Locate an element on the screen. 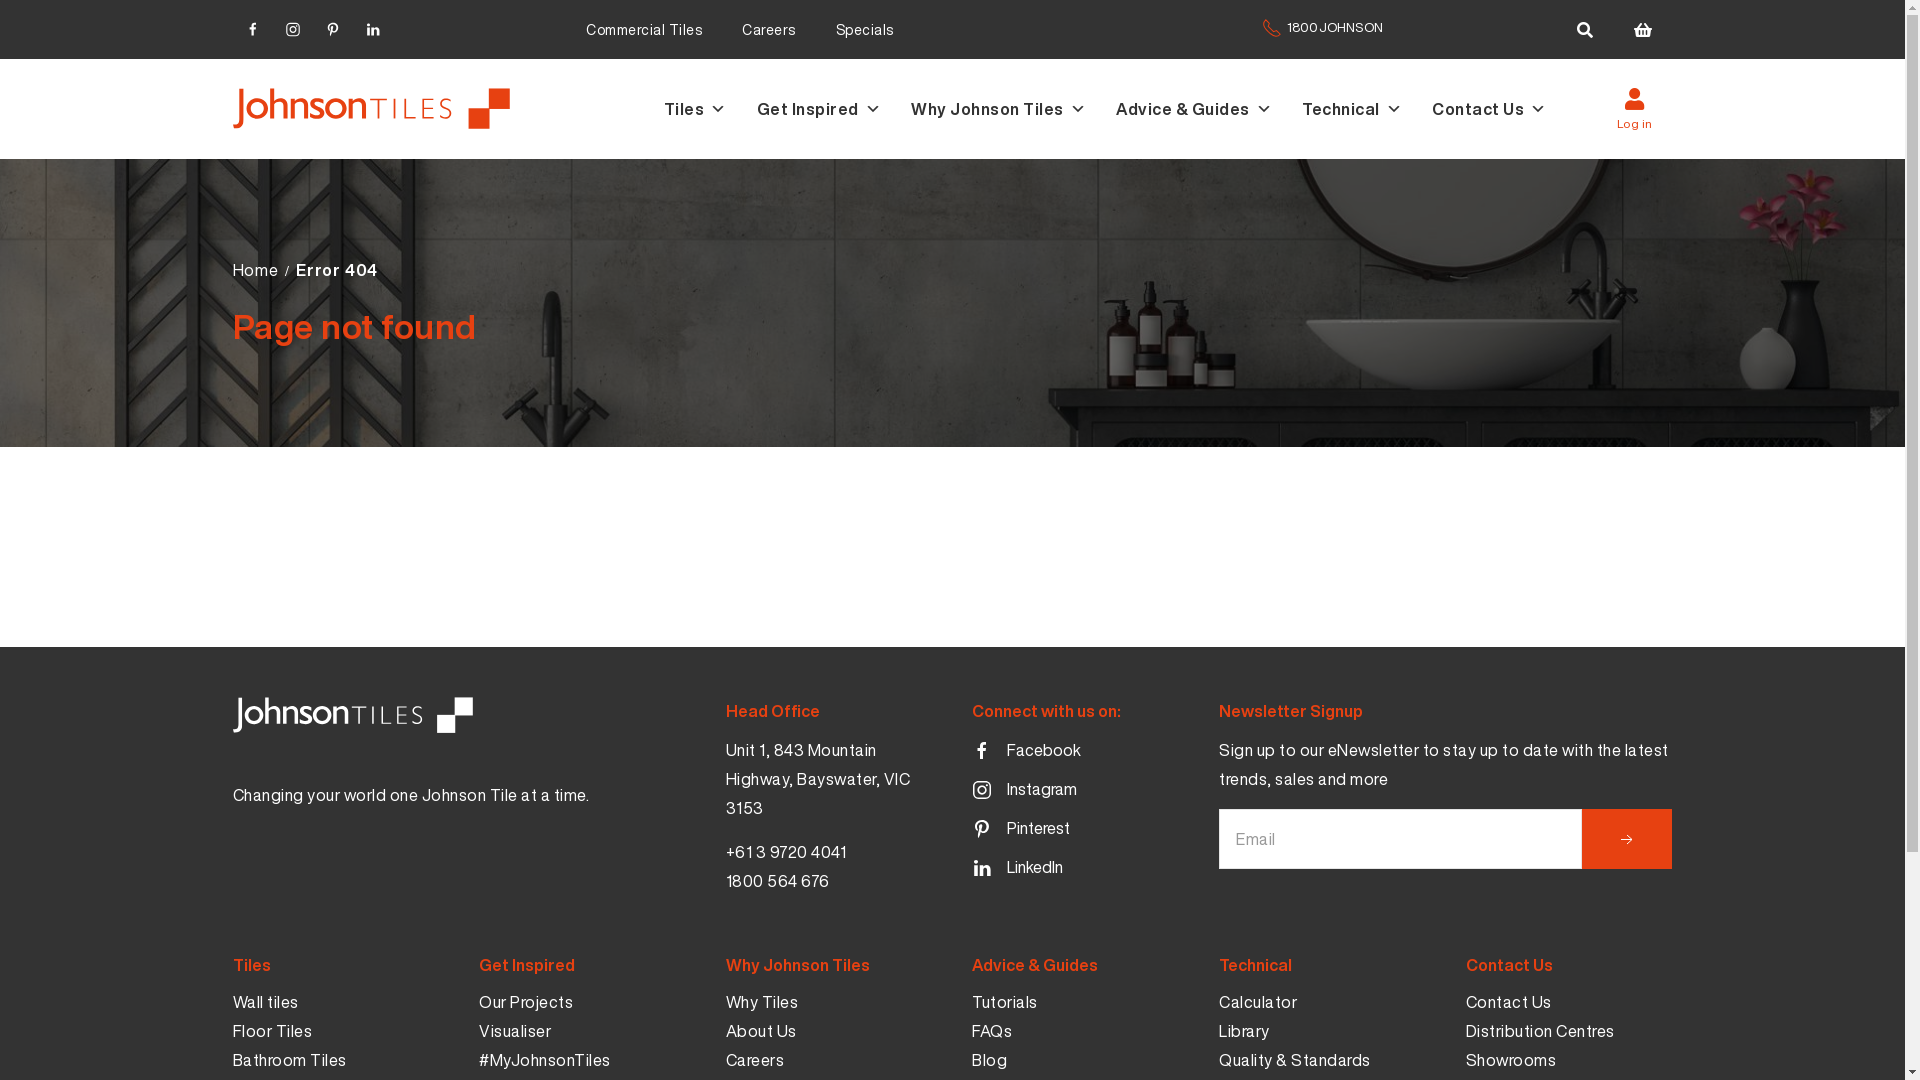  'Facebook' is located at coordinates (1026, 752).